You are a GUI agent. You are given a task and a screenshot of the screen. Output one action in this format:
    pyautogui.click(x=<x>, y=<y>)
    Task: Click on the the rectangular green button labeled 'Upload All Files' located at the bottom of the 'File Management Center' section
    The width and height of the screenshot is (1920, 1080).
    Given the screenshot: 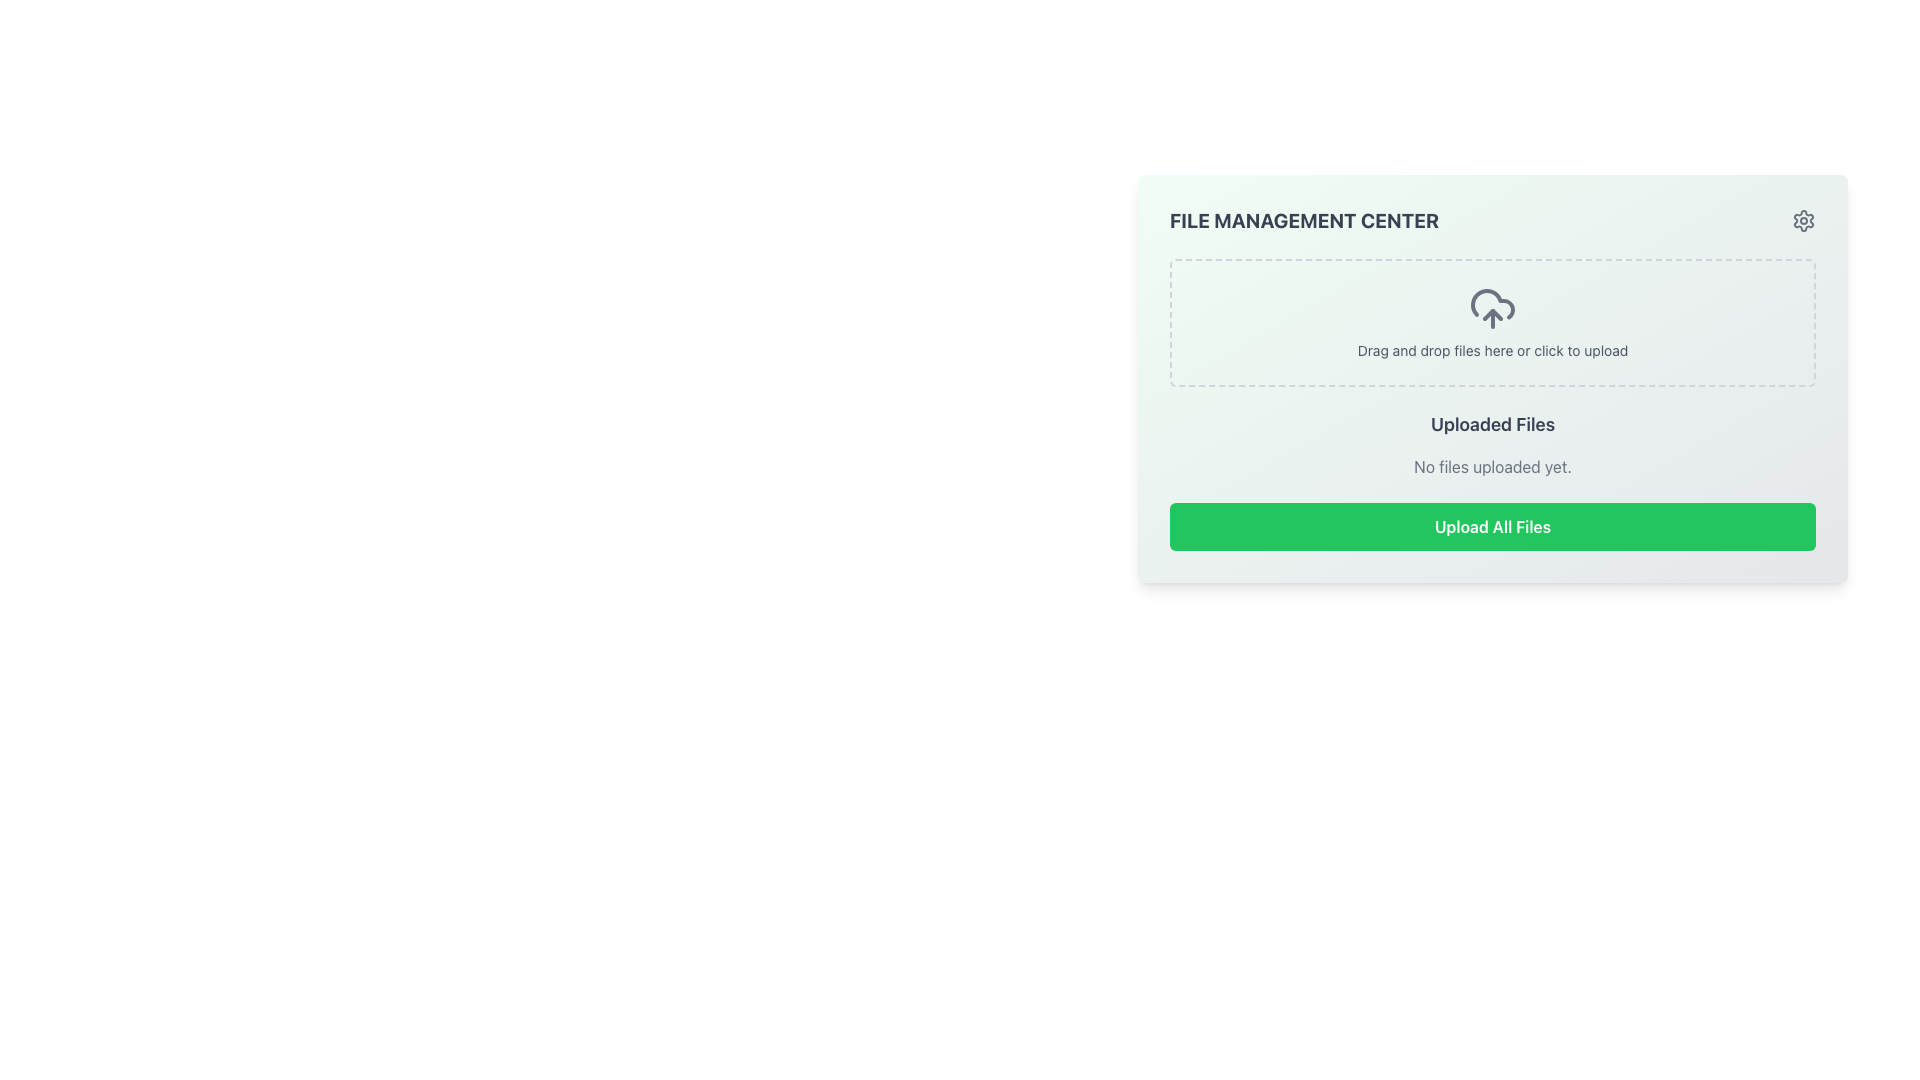 What is the action you would take?
    pyautogui.click(x=1492, y=526)
    